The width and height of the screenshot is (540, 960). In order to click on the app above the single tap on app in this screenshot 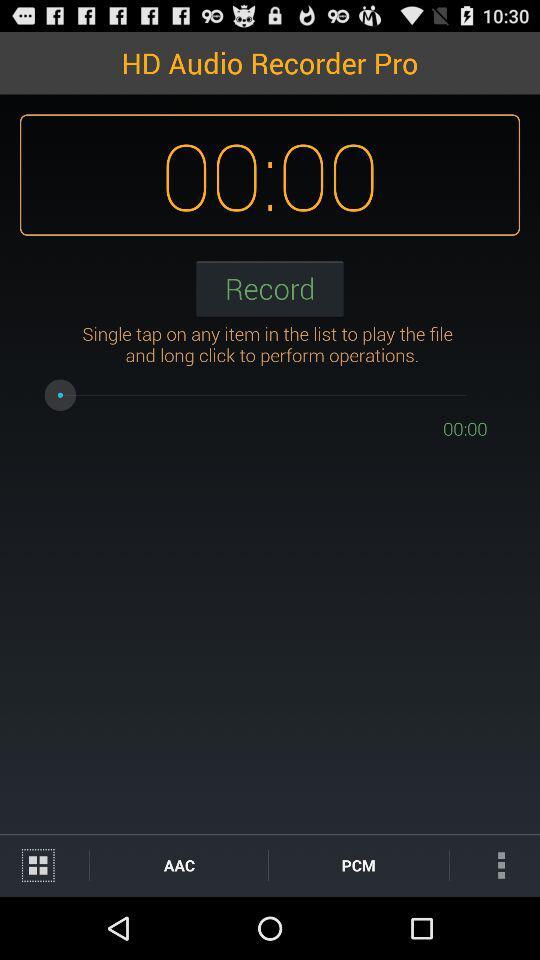, I will do `click(270, 287)`.